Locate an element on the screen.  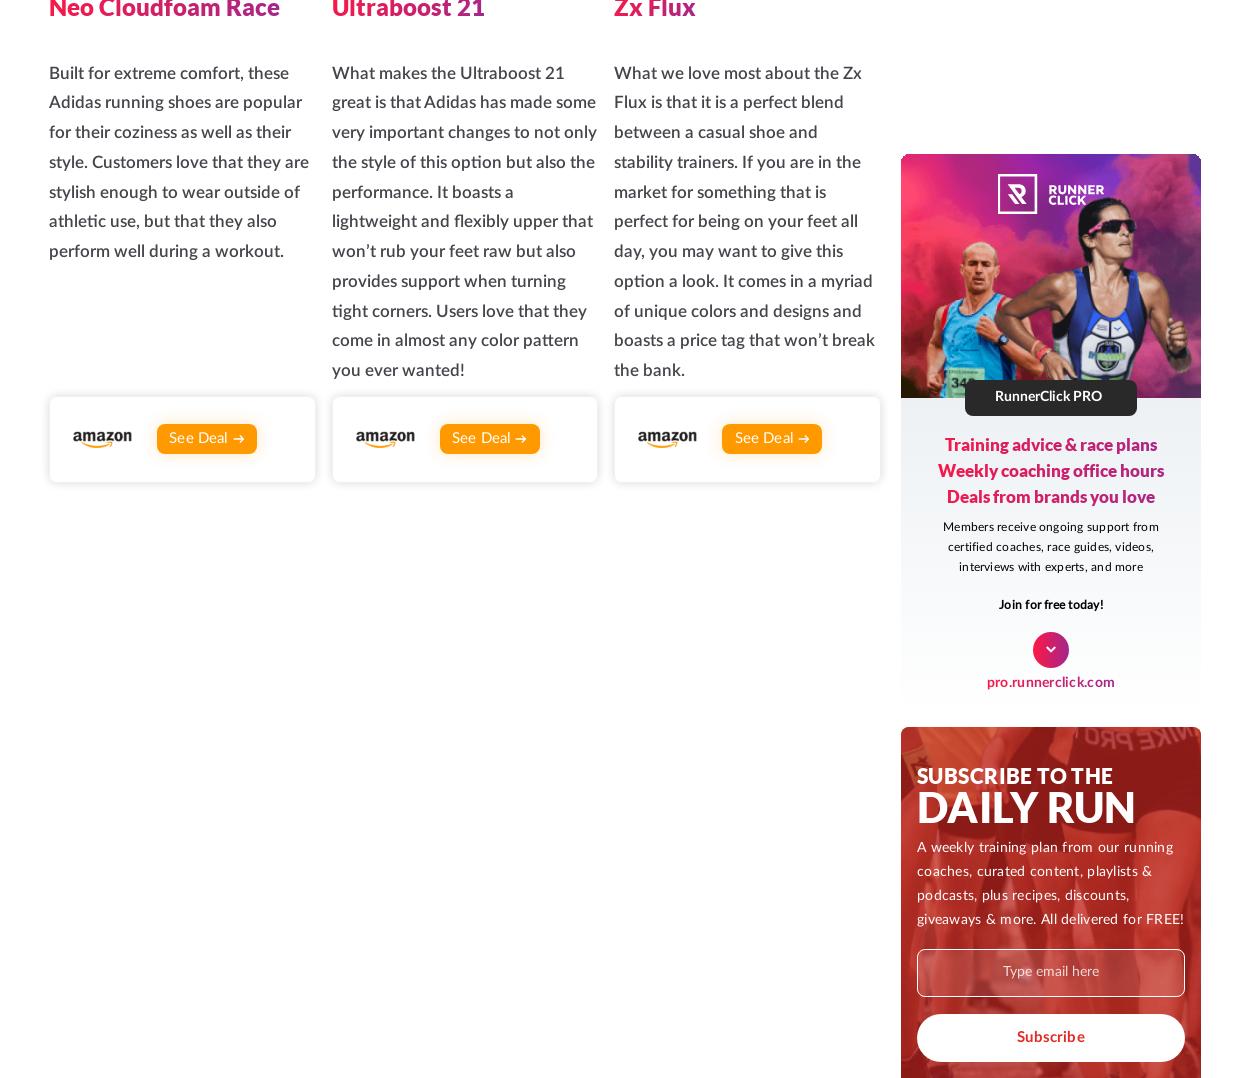
'Privacy Policy' is located at coordinates (1073, 639).